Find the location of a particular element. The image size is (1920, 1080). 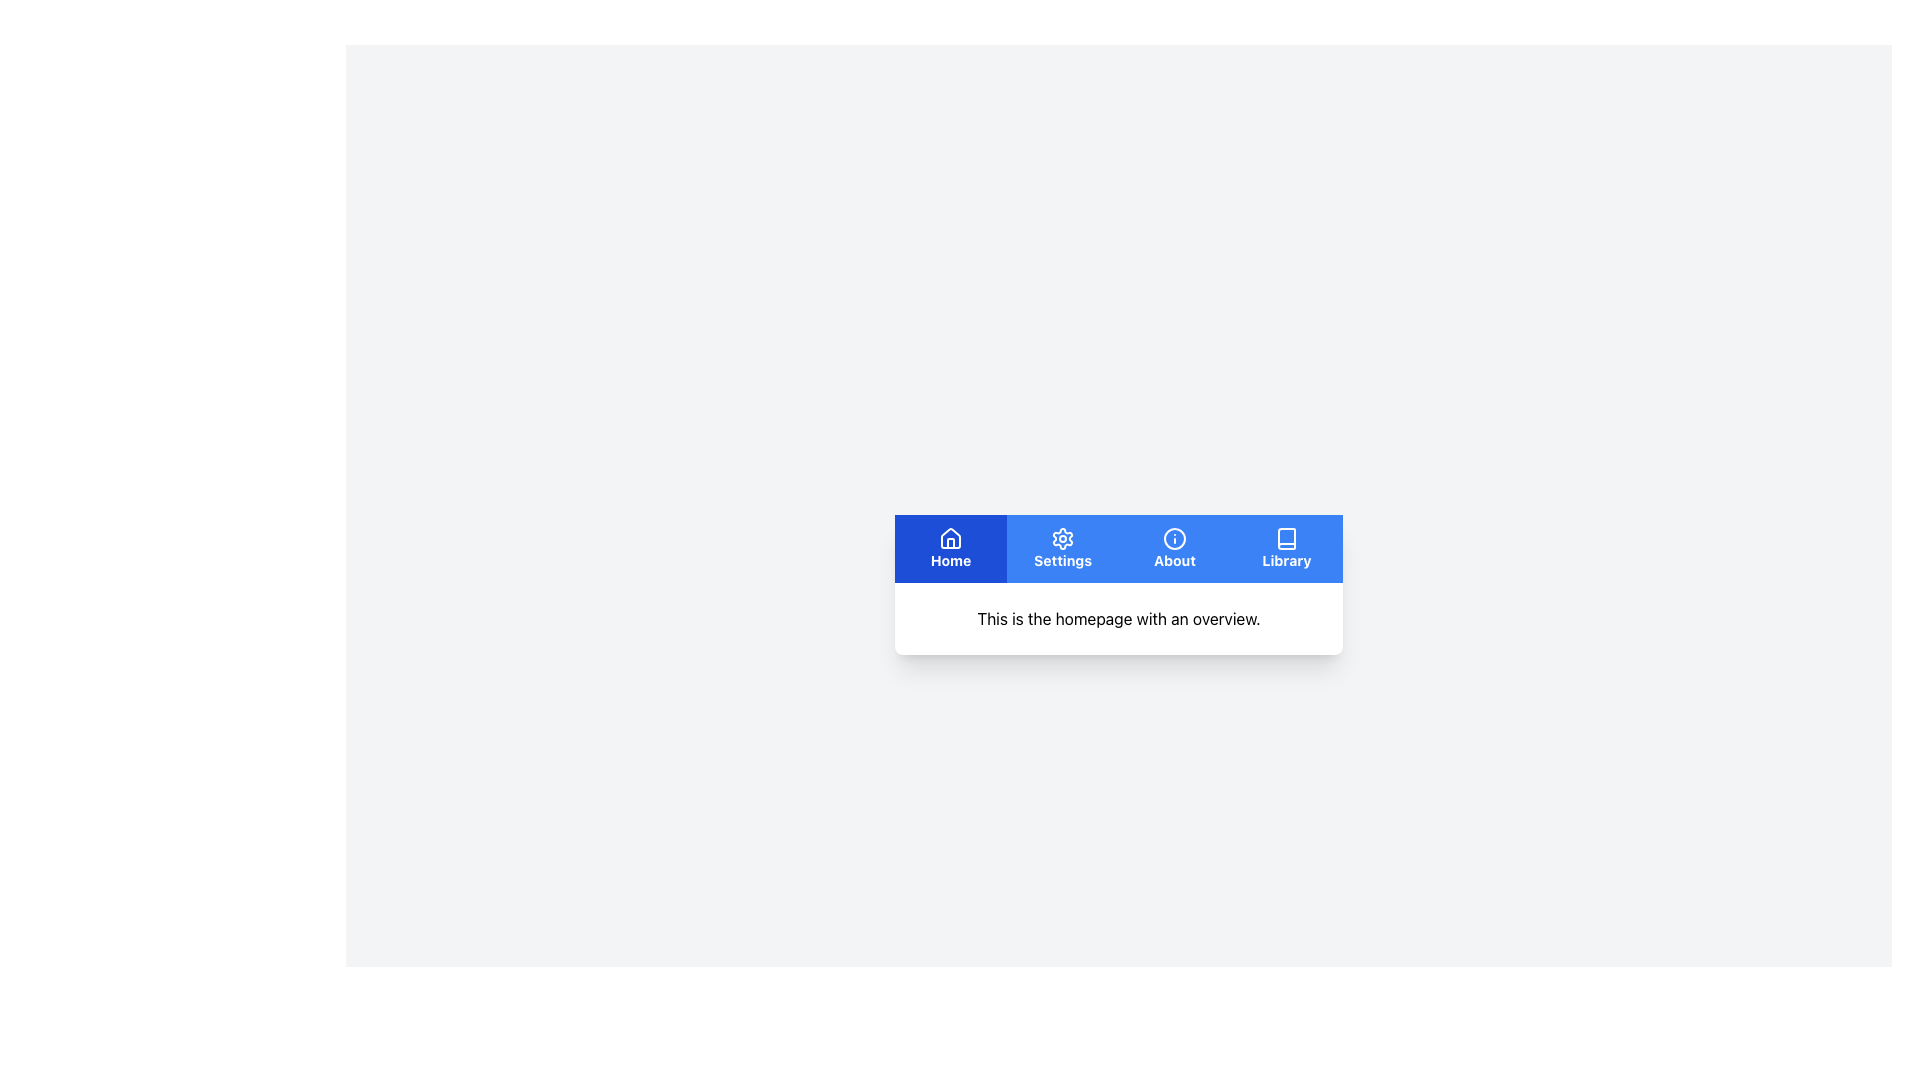

the blue rectangular button labeled 'Home' with a white house icon is located at coordinates (949, 548).